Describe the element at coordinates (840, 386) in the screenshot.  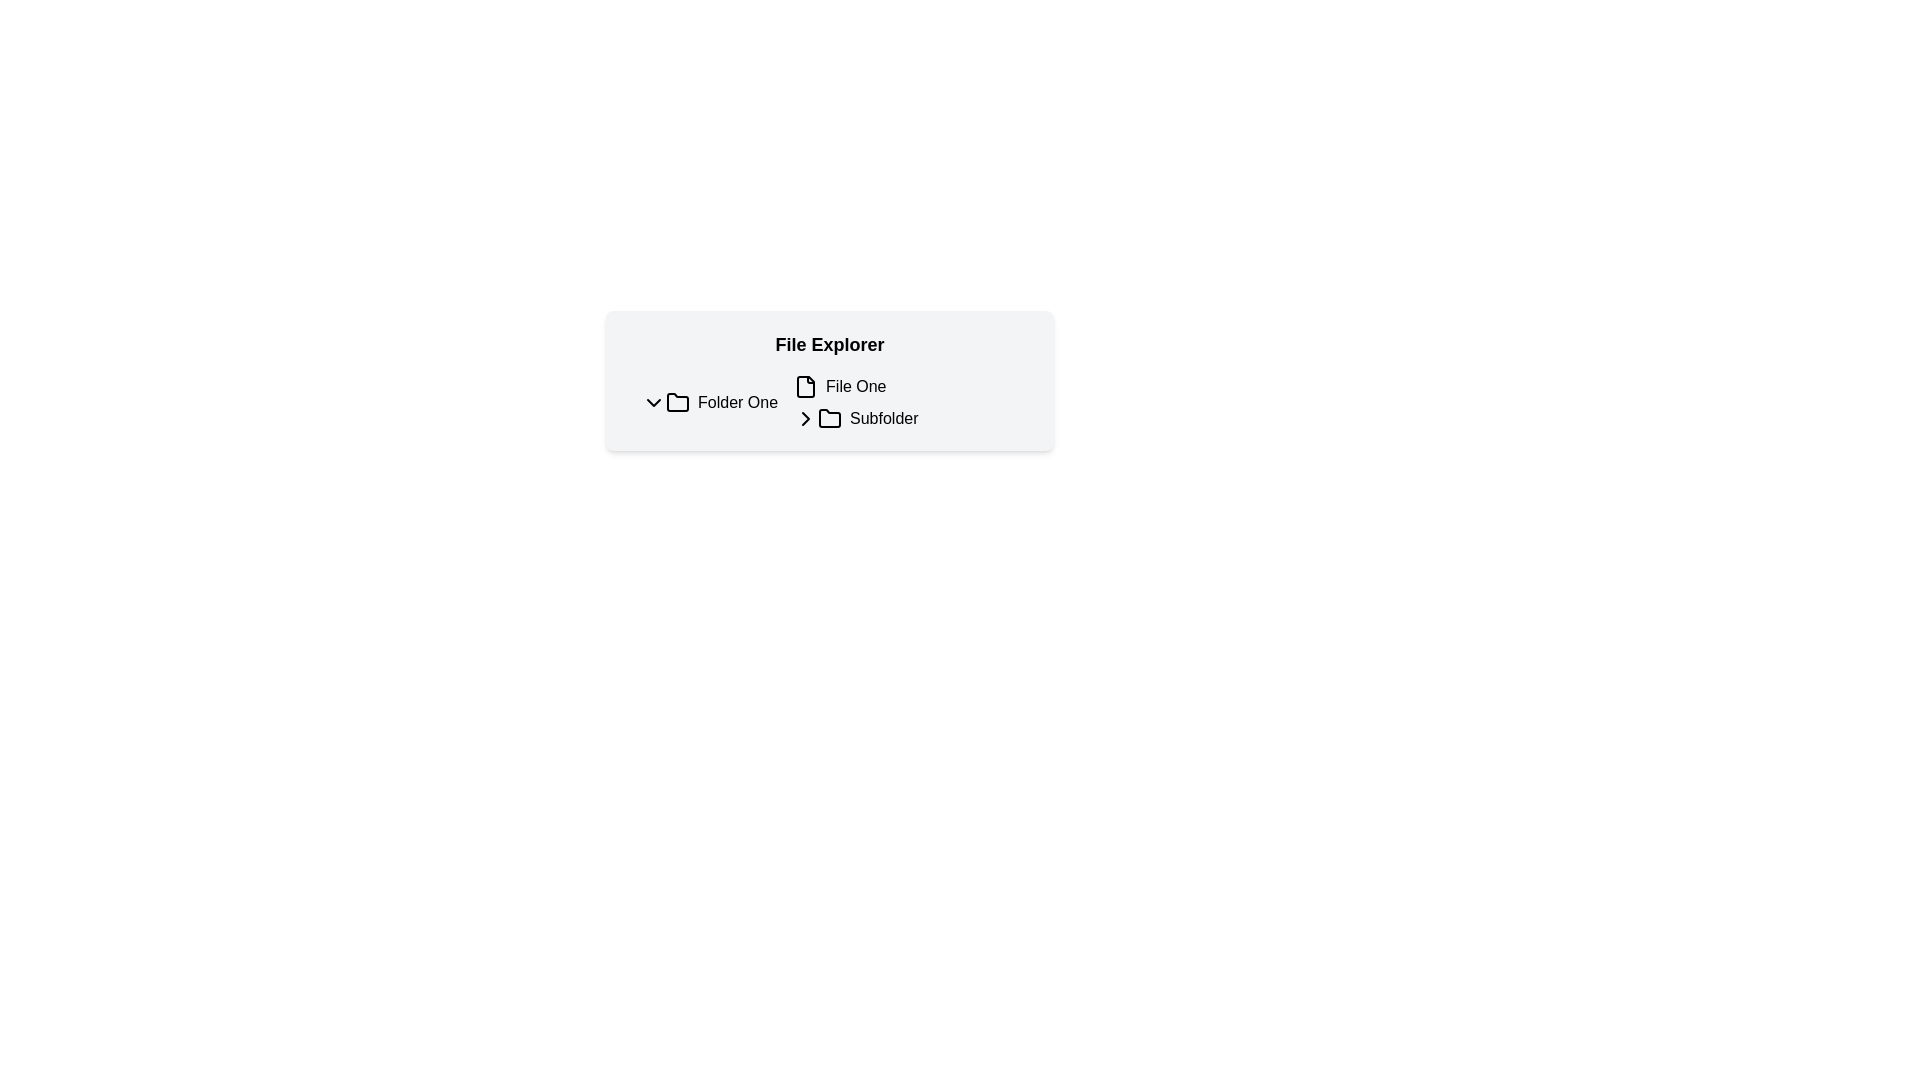
I see `the 'File One' label with the document file icon` at that location.